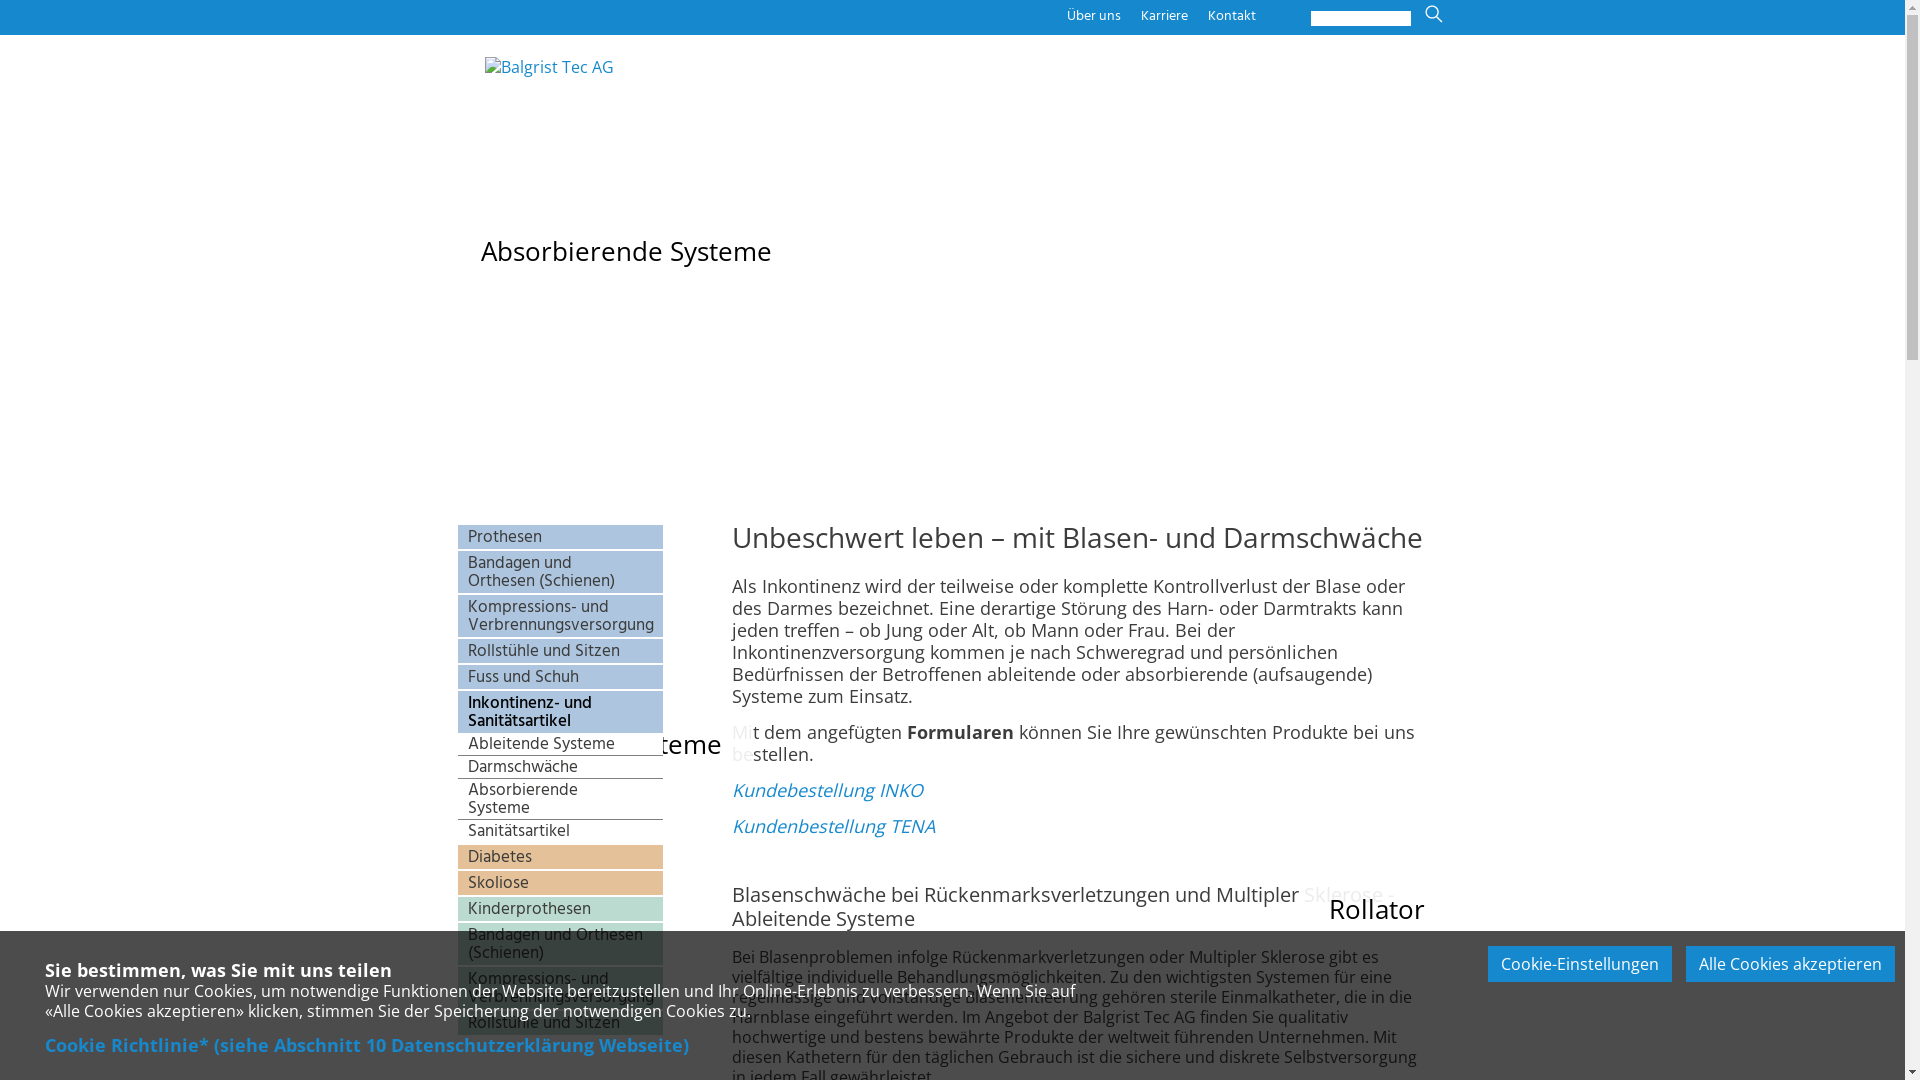  Describe the element at coordinates (560, 798) in the screenshot. I see `'Absorbierende Systeme'` at that location.